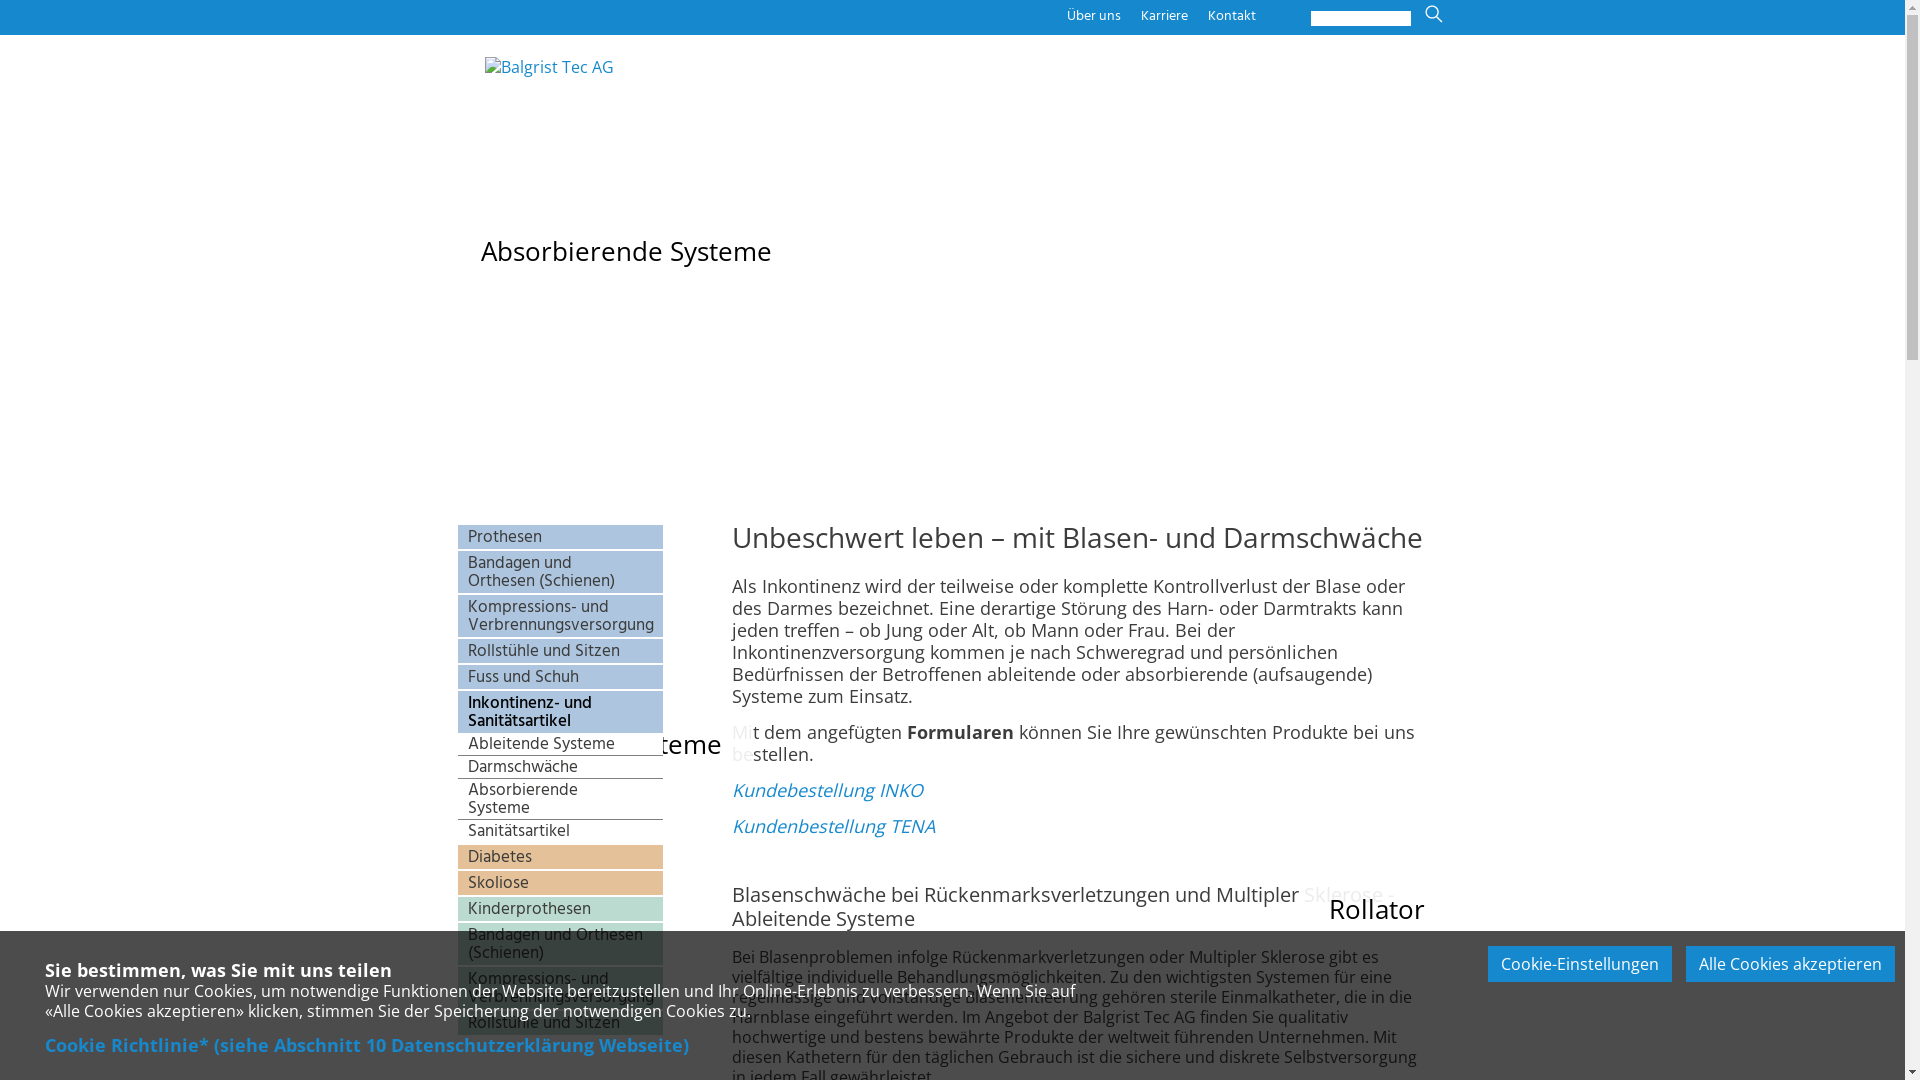  Describe the element at coordinates (560, 798) in the screenshot. I see `'Absorbierende Systeme'` at that location.